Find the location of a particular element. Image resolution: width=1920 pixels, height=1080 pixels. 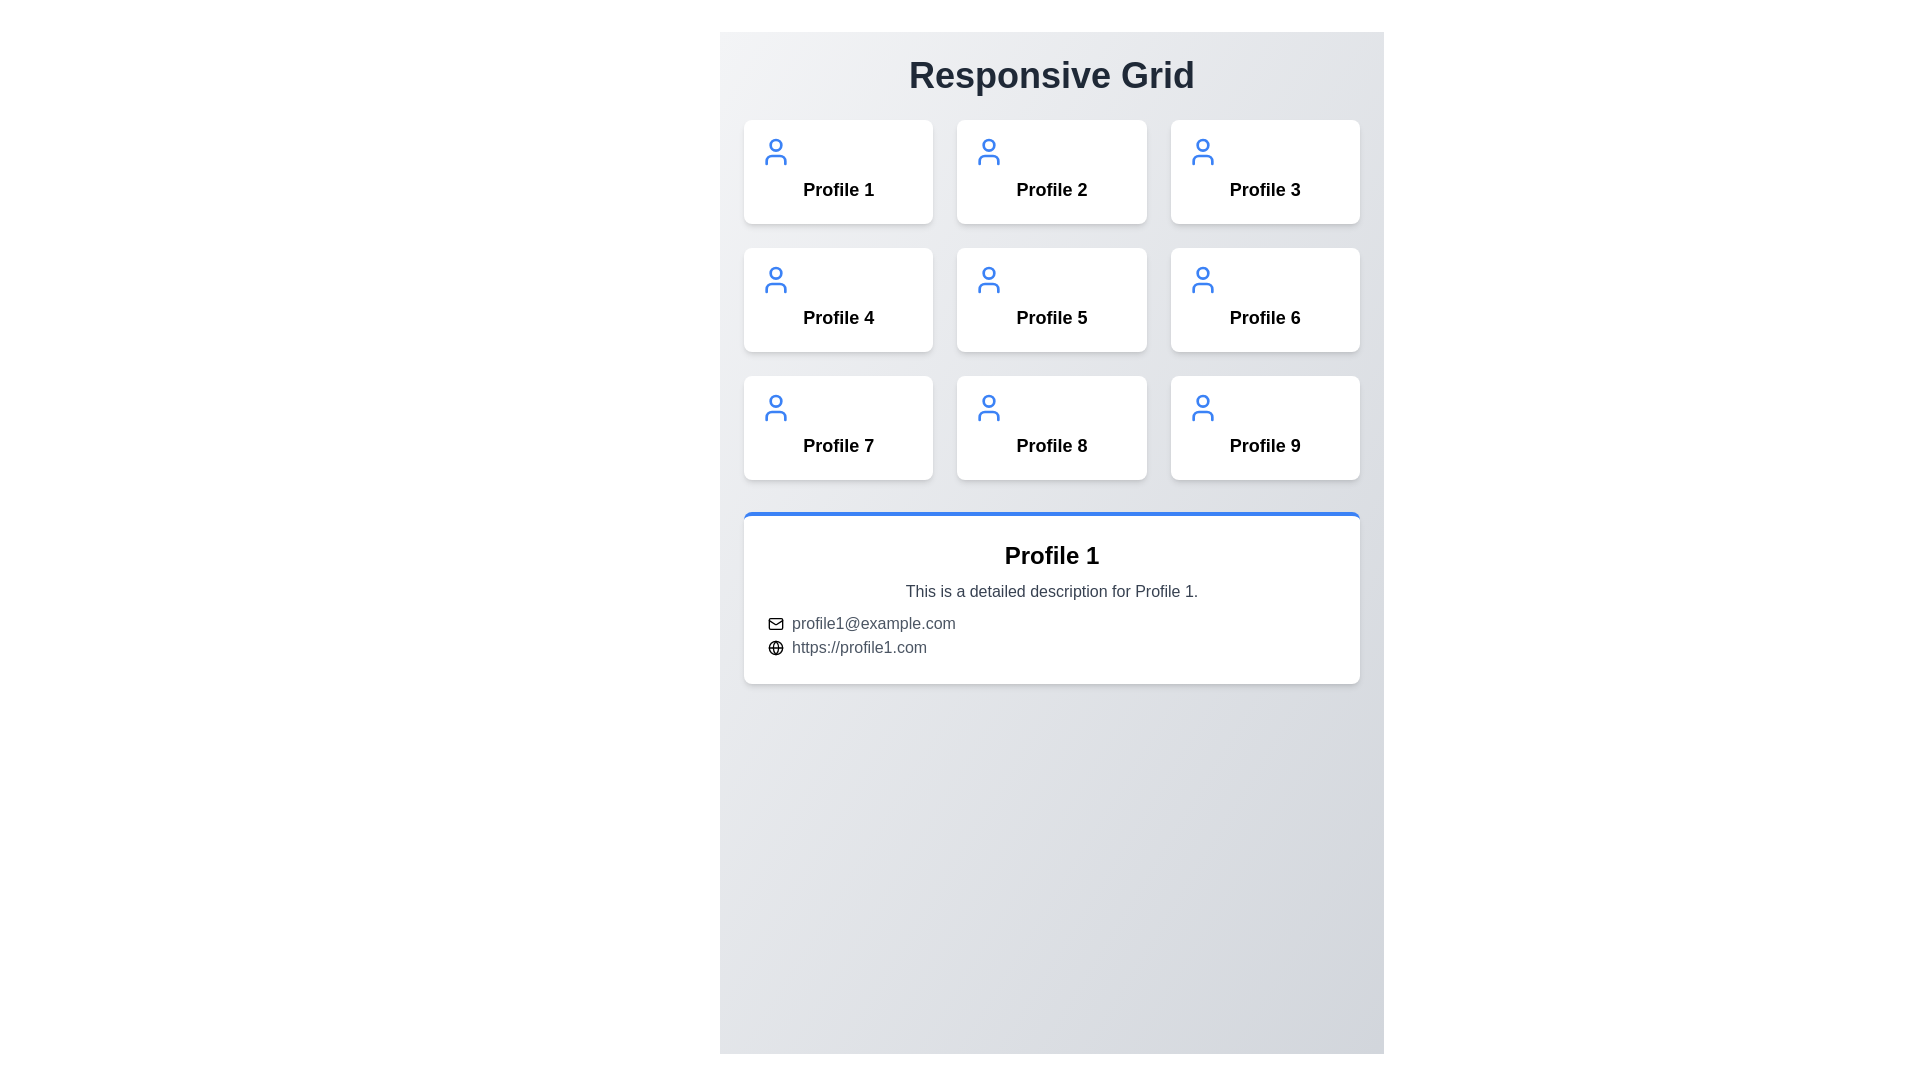

the 'Profile 2' clickable card, which has a white background, shadow effects, and rounded corners, located in the second column of the first row of a grid of profile cards is located at coordinates (1050, 171).